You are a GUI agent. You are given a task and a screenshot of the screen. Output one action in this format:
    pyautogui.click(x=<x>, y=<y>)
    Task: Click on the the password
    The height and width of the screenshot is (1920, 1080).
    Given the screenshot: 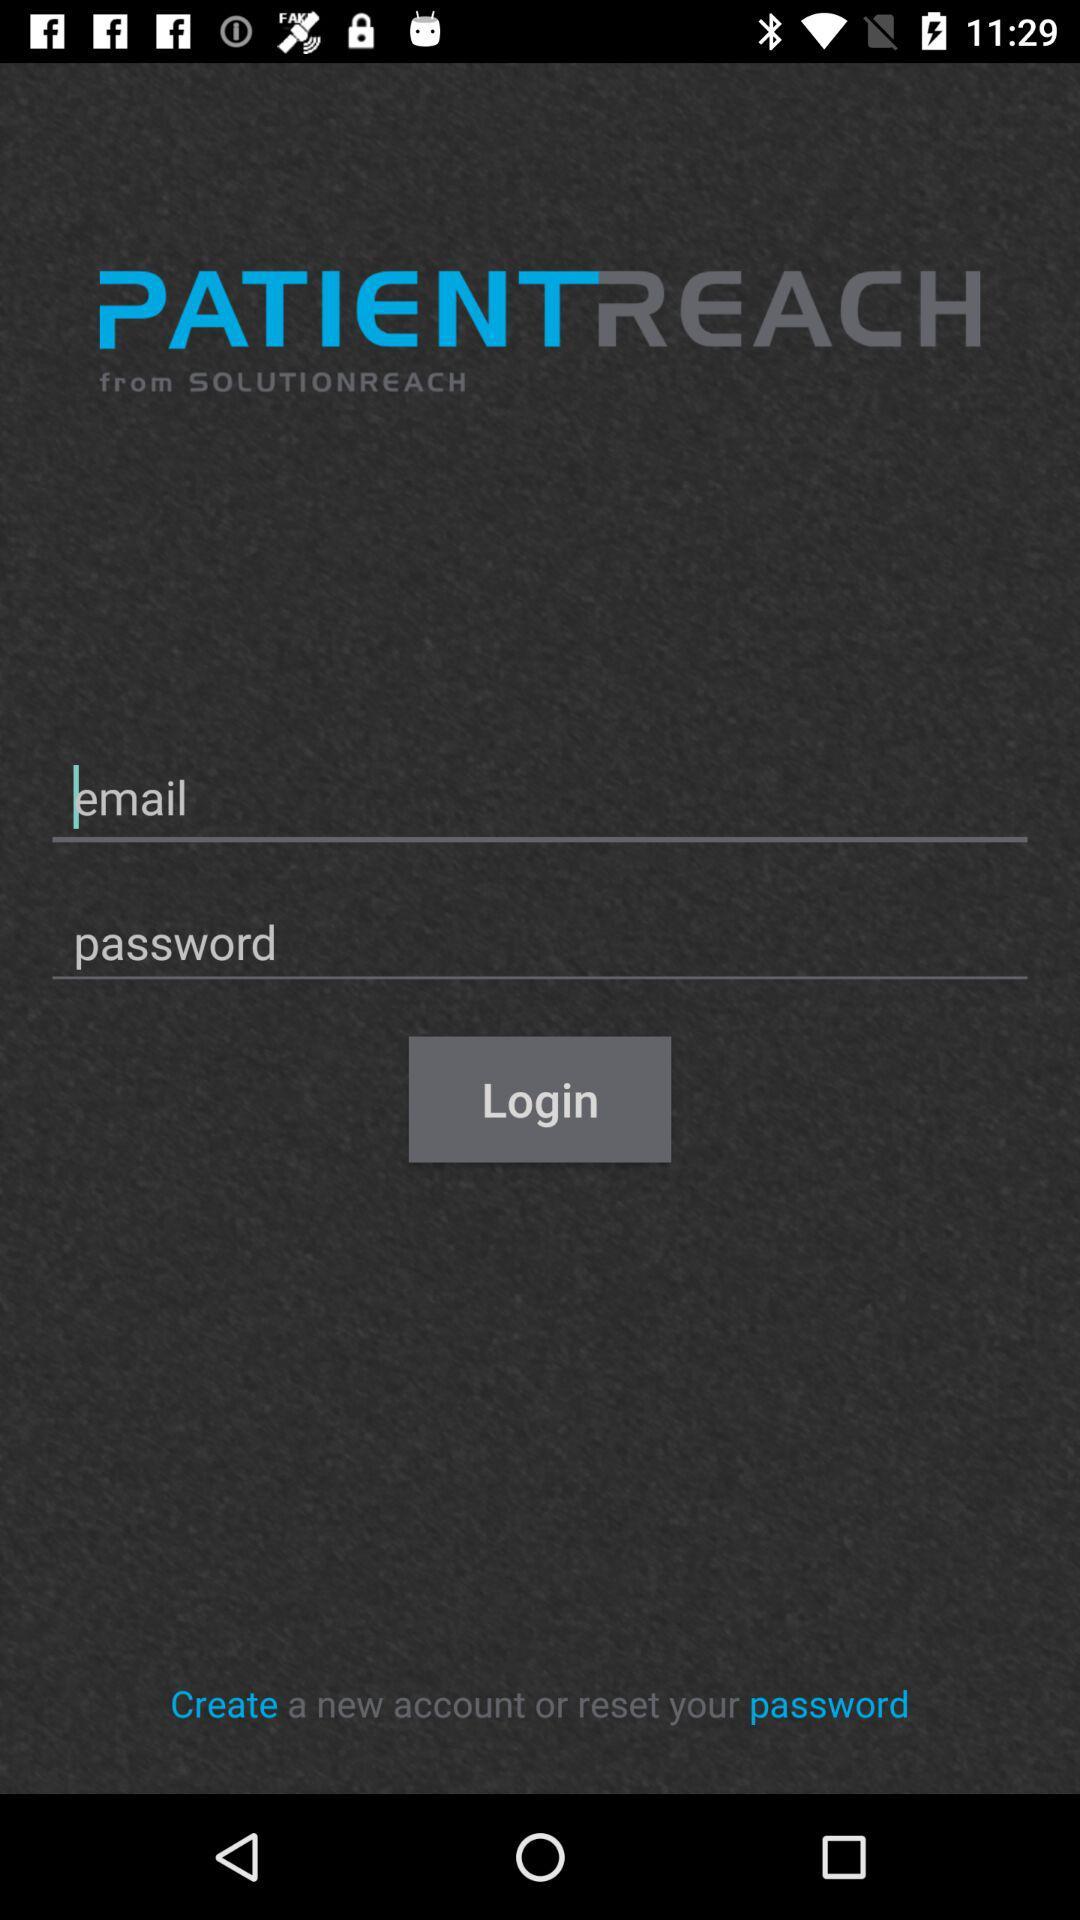 What is the action you would take?
    pyautogui.click(x=829, y=1702)
    